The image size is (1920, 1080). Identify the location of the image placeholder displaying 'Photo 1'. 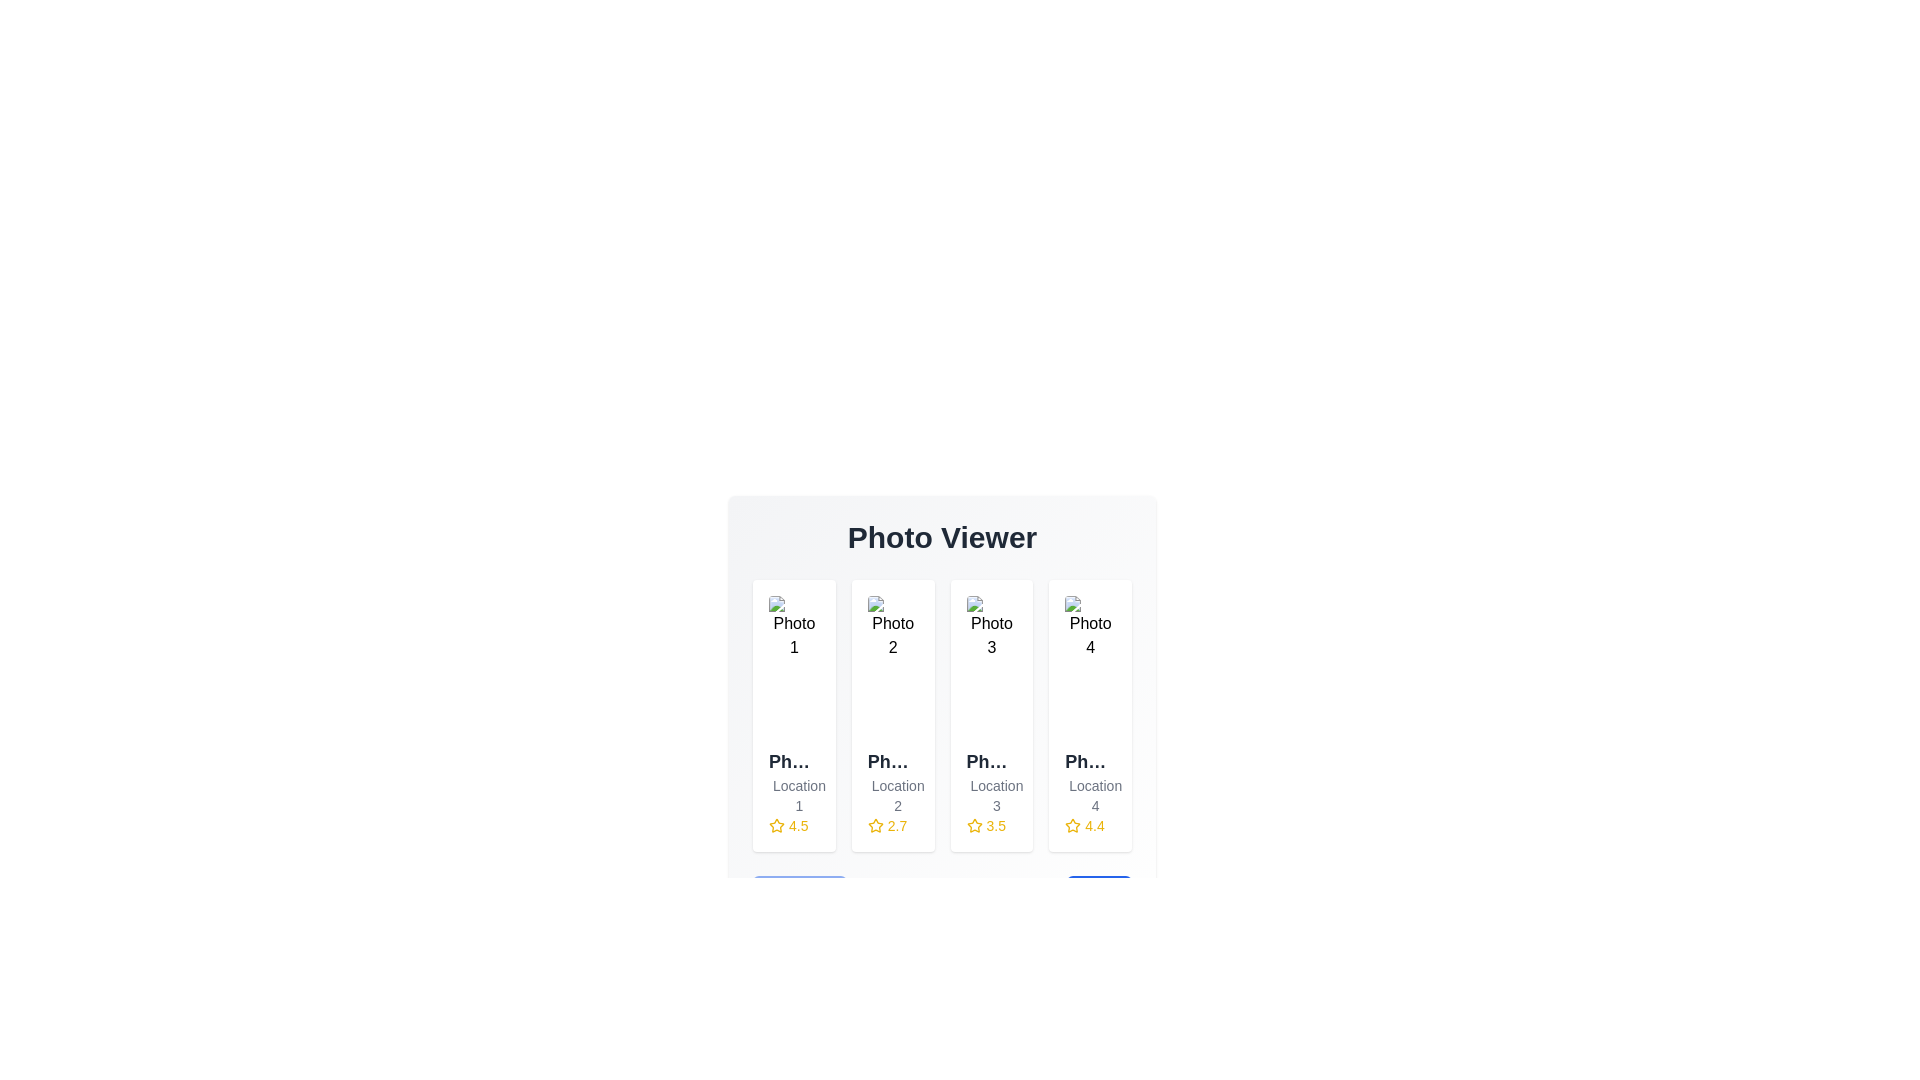
(793, 667).